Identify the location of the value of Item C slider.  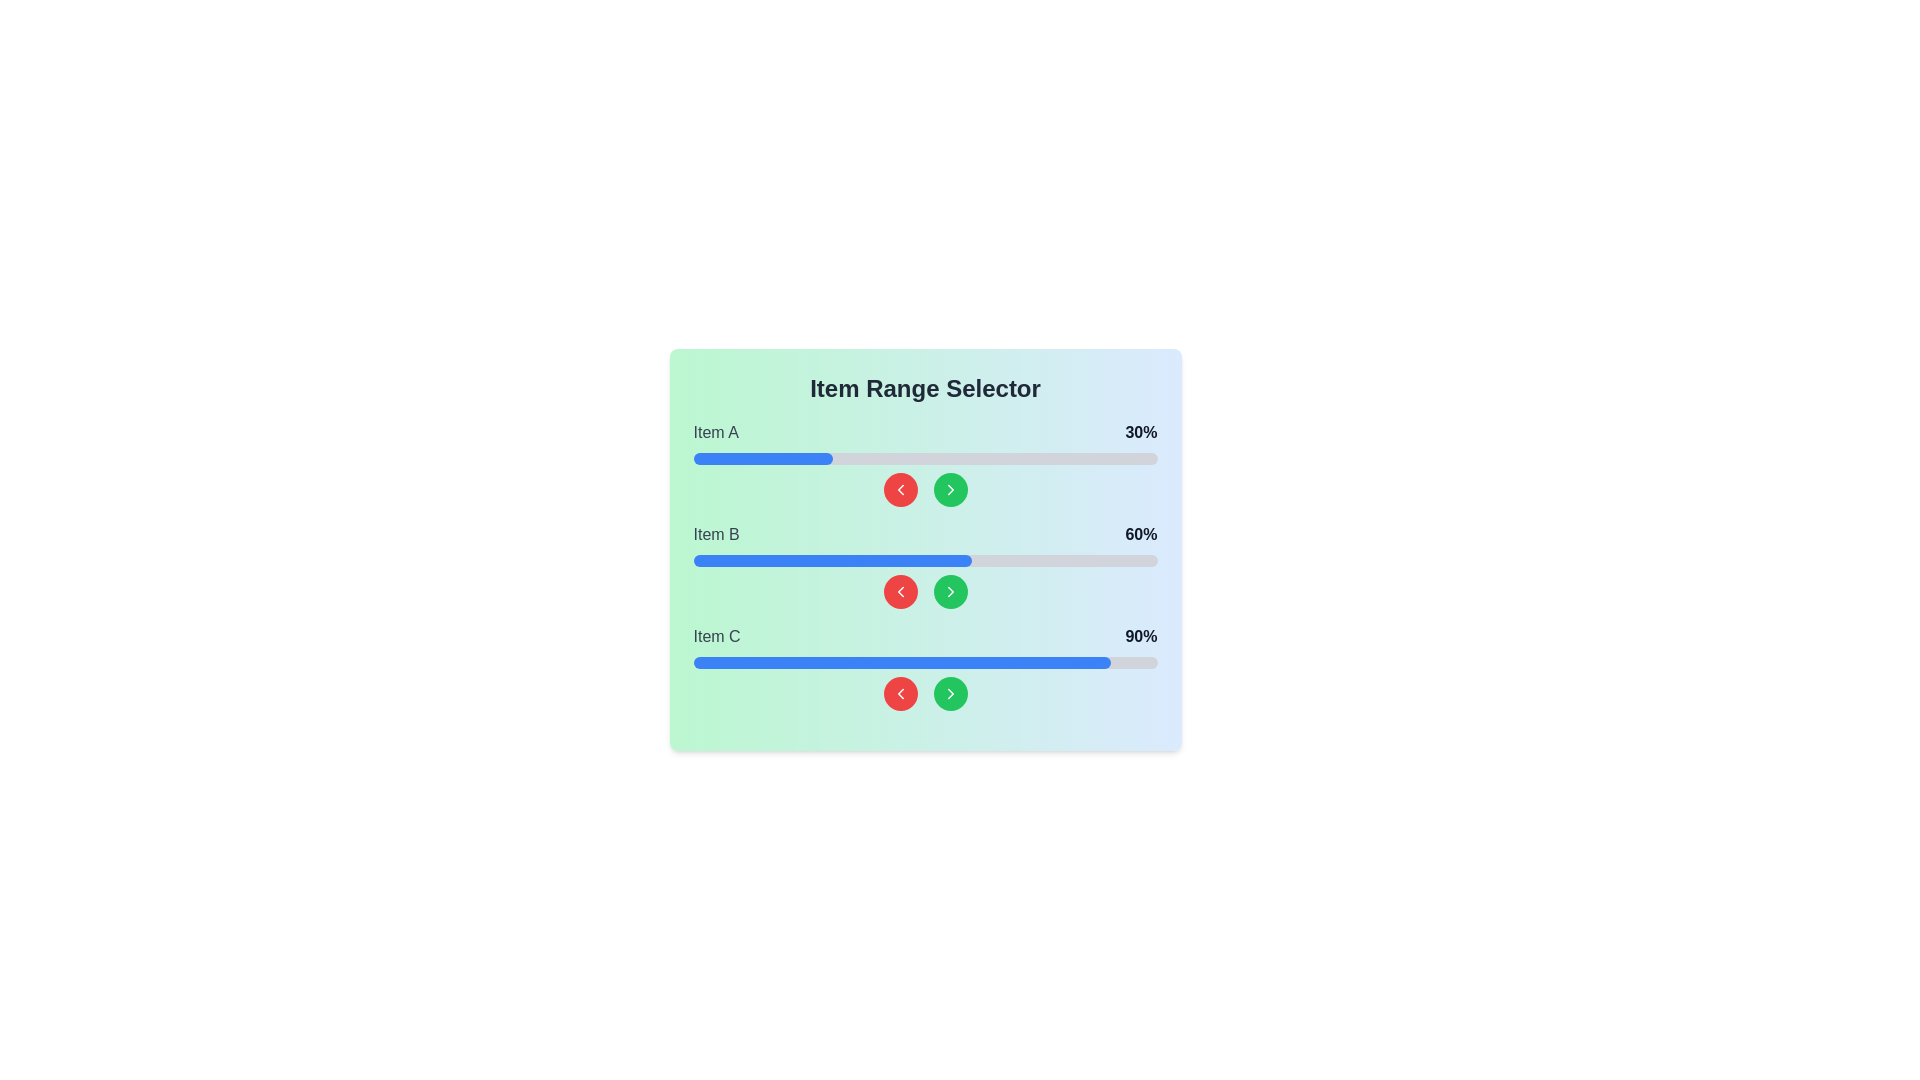
(828, 663).